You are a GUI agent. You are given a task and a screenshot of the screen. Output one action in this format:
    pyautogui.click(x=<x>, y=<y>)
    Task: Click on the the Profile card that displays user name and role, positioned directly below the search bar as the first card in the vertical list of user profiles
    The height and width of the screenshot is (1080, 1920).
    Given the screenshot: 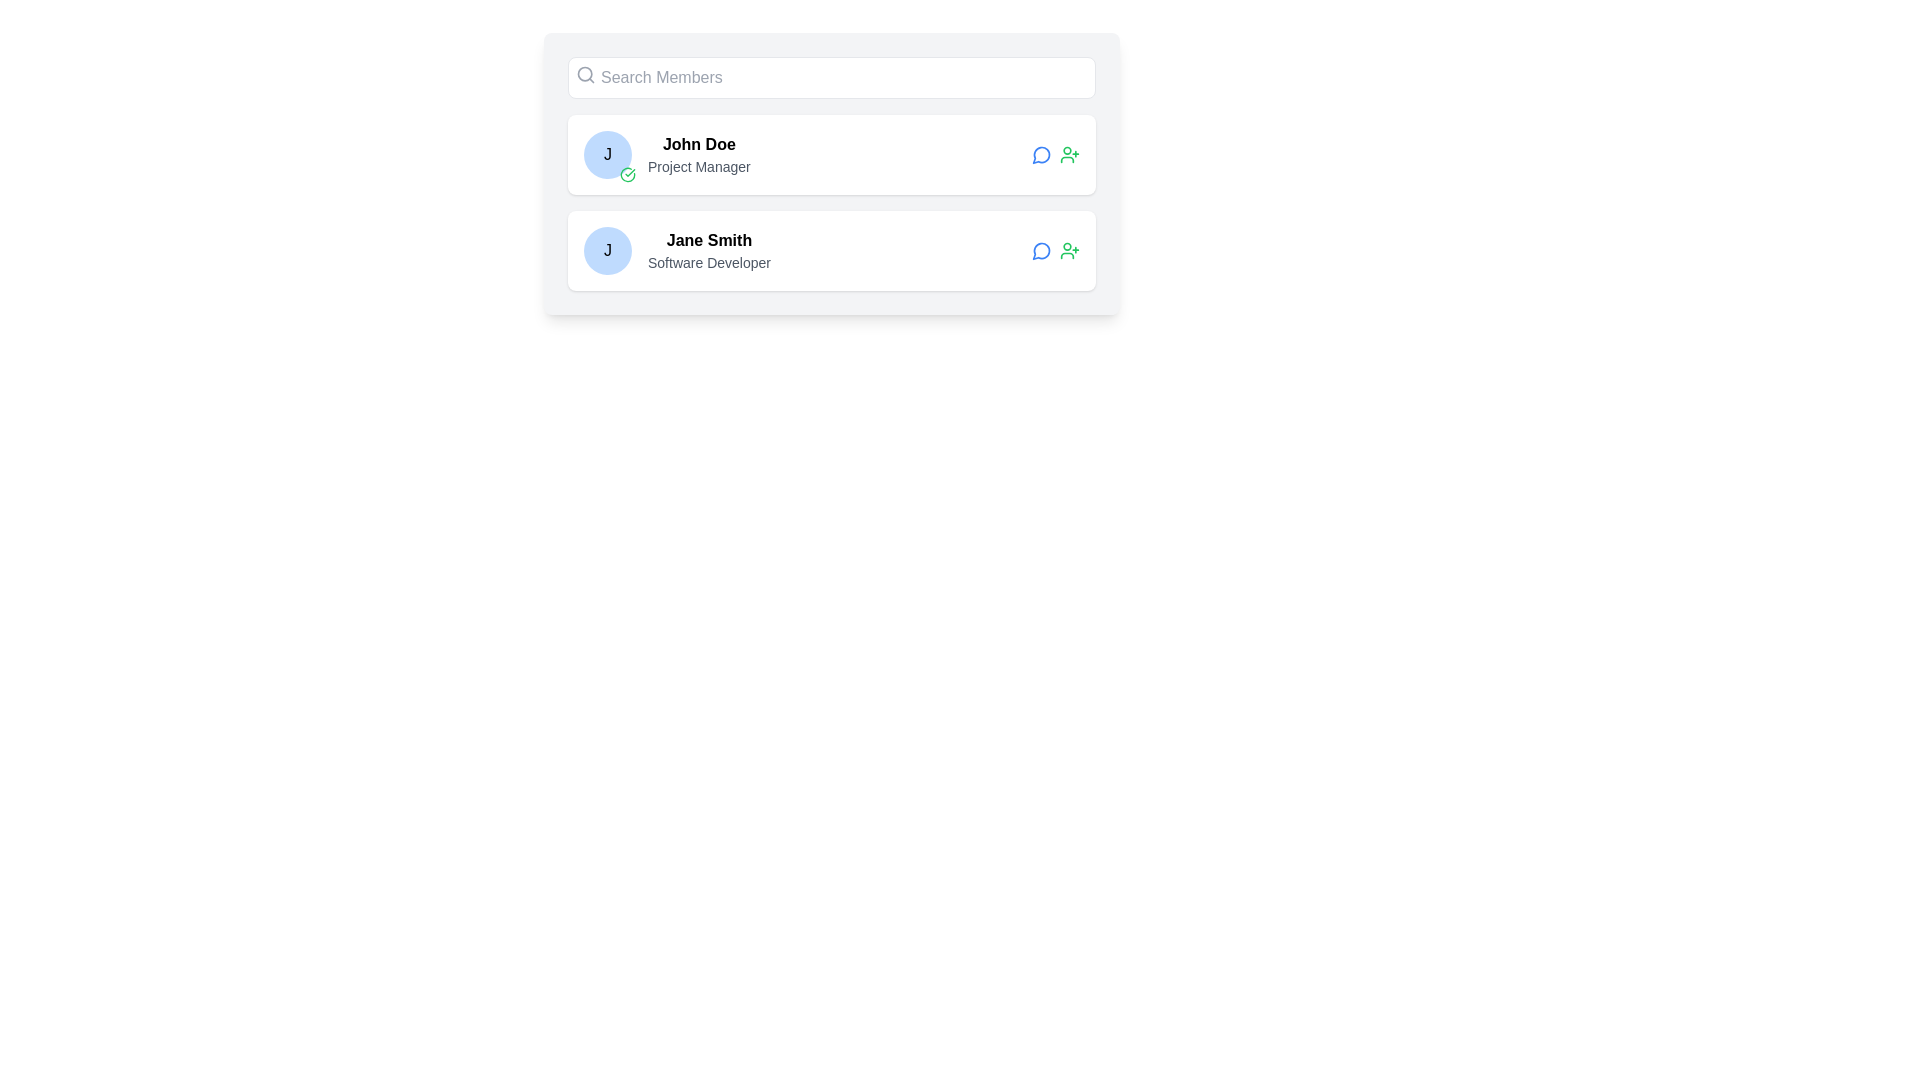 What is the action you would take?
    pyautogui.click(x=831, y=153)
    